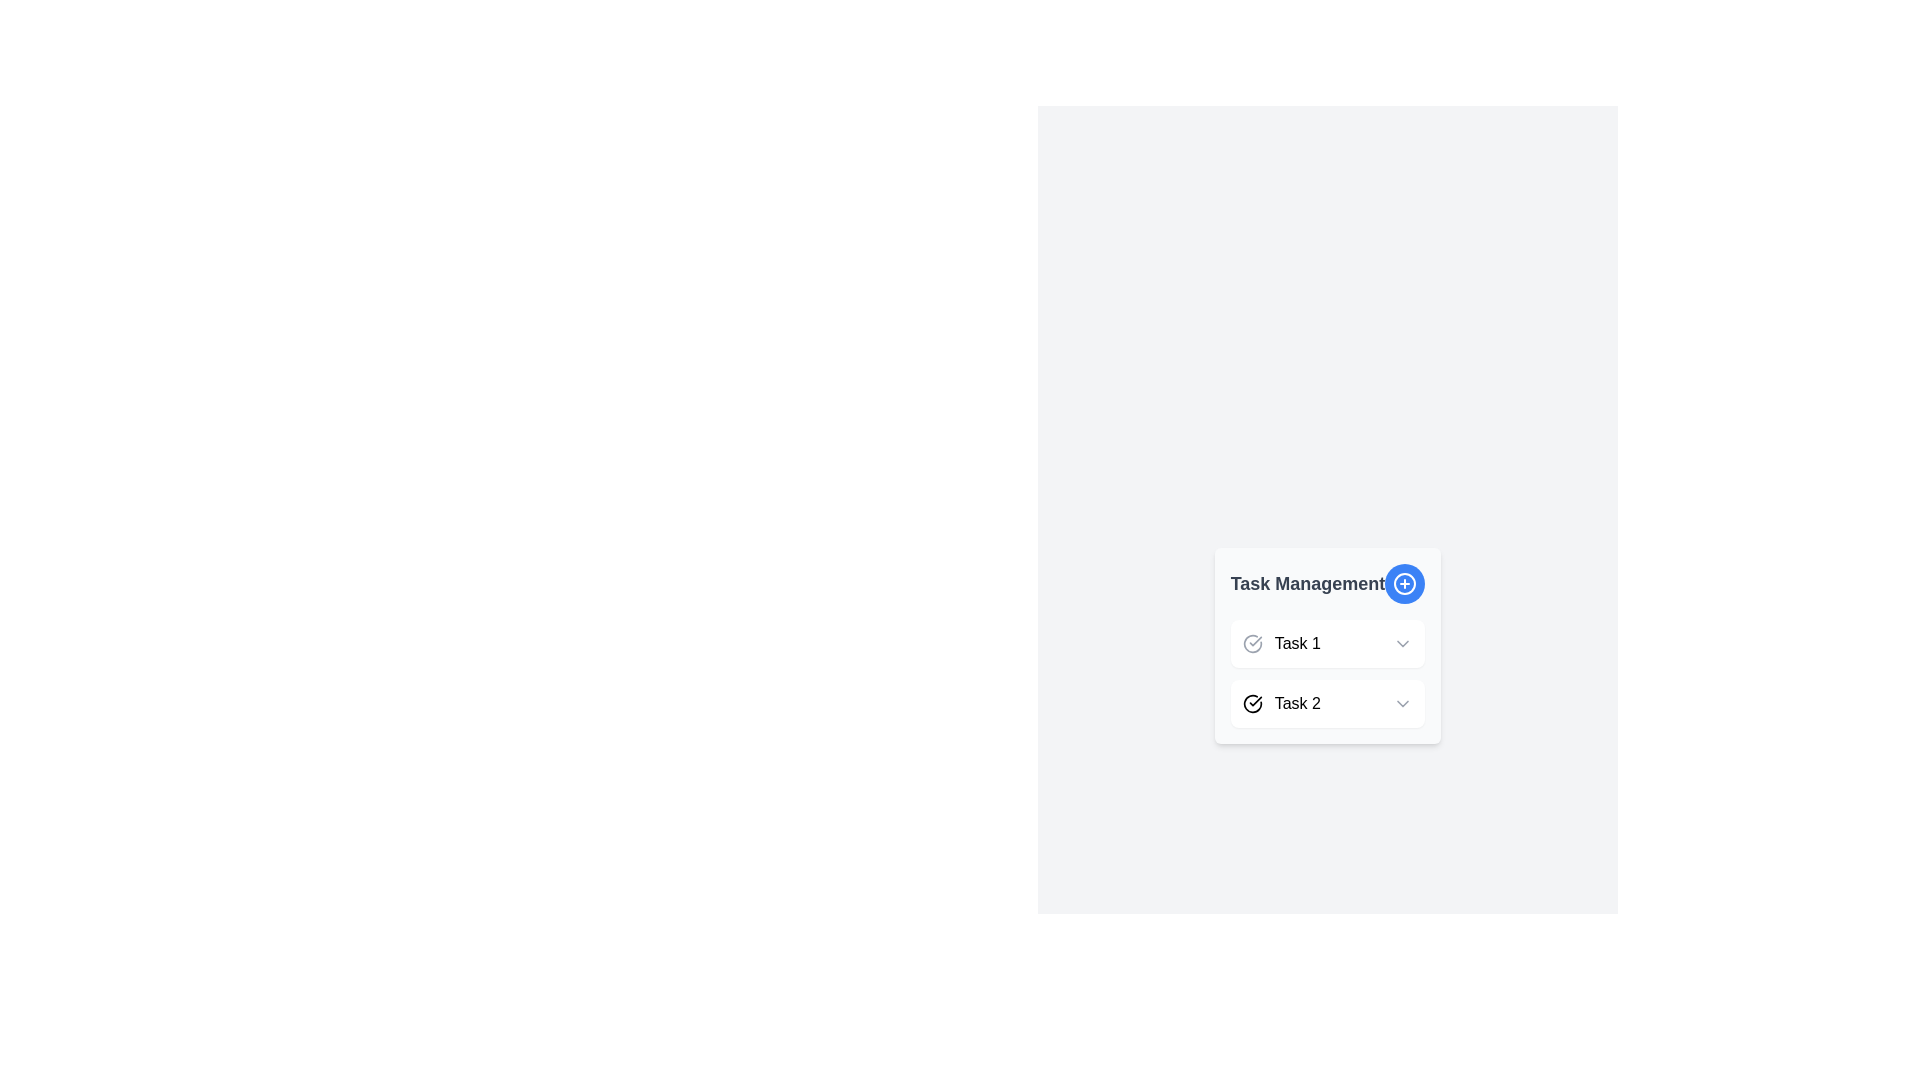  Describe the element at coordinates (1328, 674) in the screenshot. I see `the Task list group located in the central area of the task management panel, directly below the title 'Task Management'` at that location.